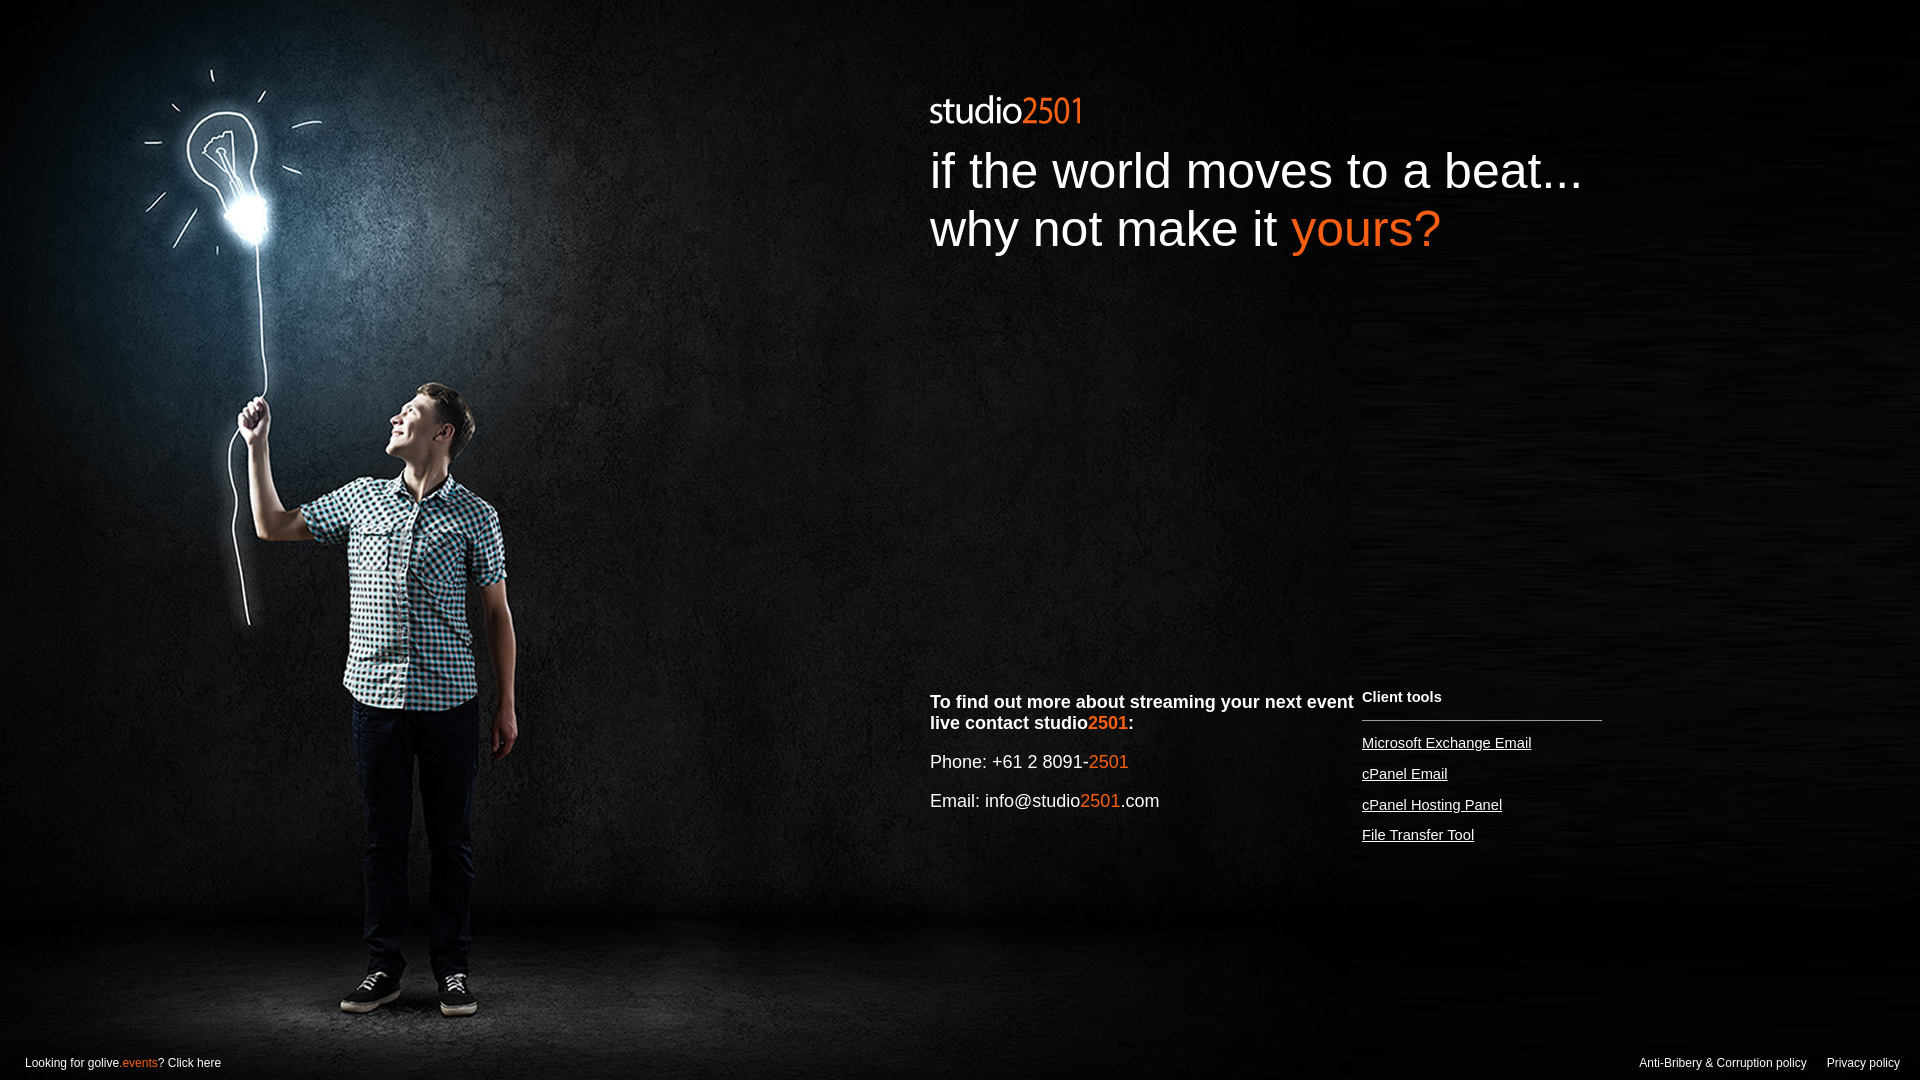  Describe the element at coordinates (1416, 834) in the screenshot. I see `'File Transfer Tool'` at that location.